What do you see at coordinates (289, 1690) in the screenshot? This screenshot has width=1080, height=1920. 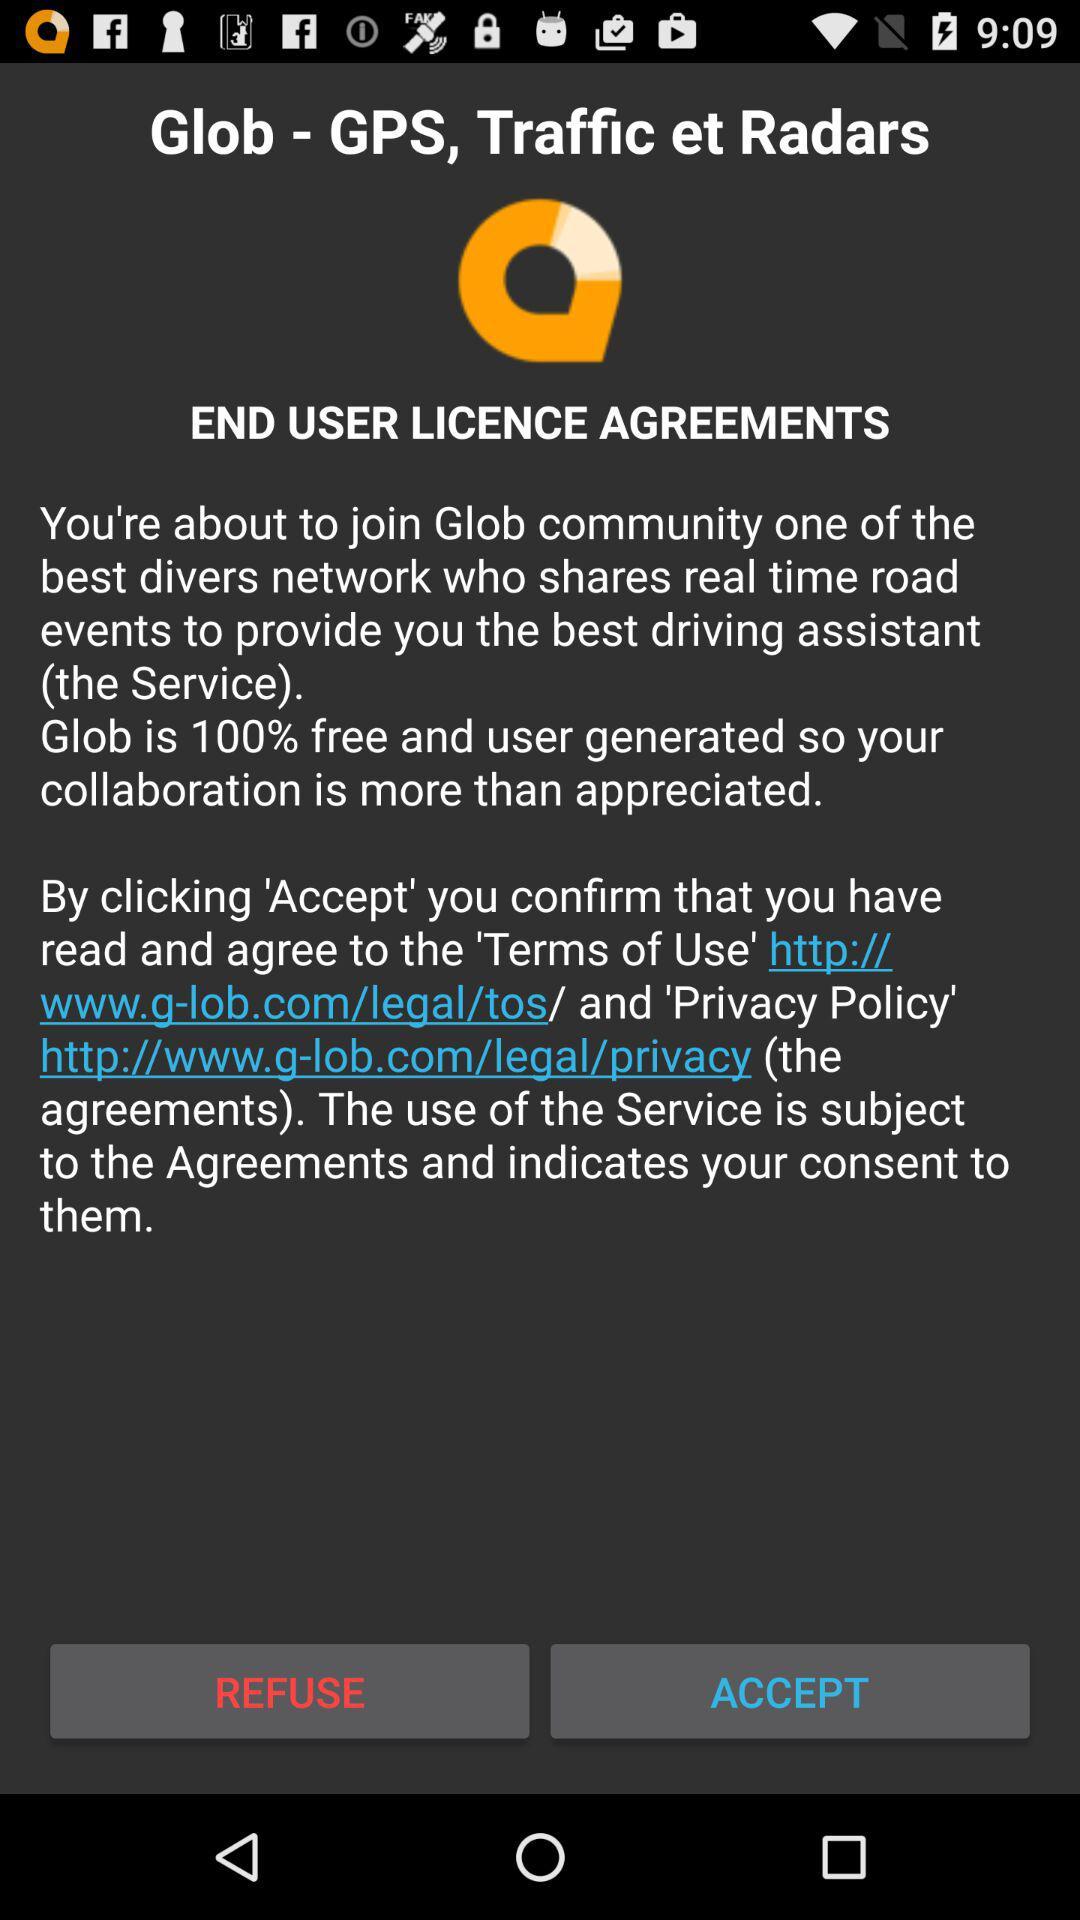 I see `the refuse button` at bounding box center [289, 1690].